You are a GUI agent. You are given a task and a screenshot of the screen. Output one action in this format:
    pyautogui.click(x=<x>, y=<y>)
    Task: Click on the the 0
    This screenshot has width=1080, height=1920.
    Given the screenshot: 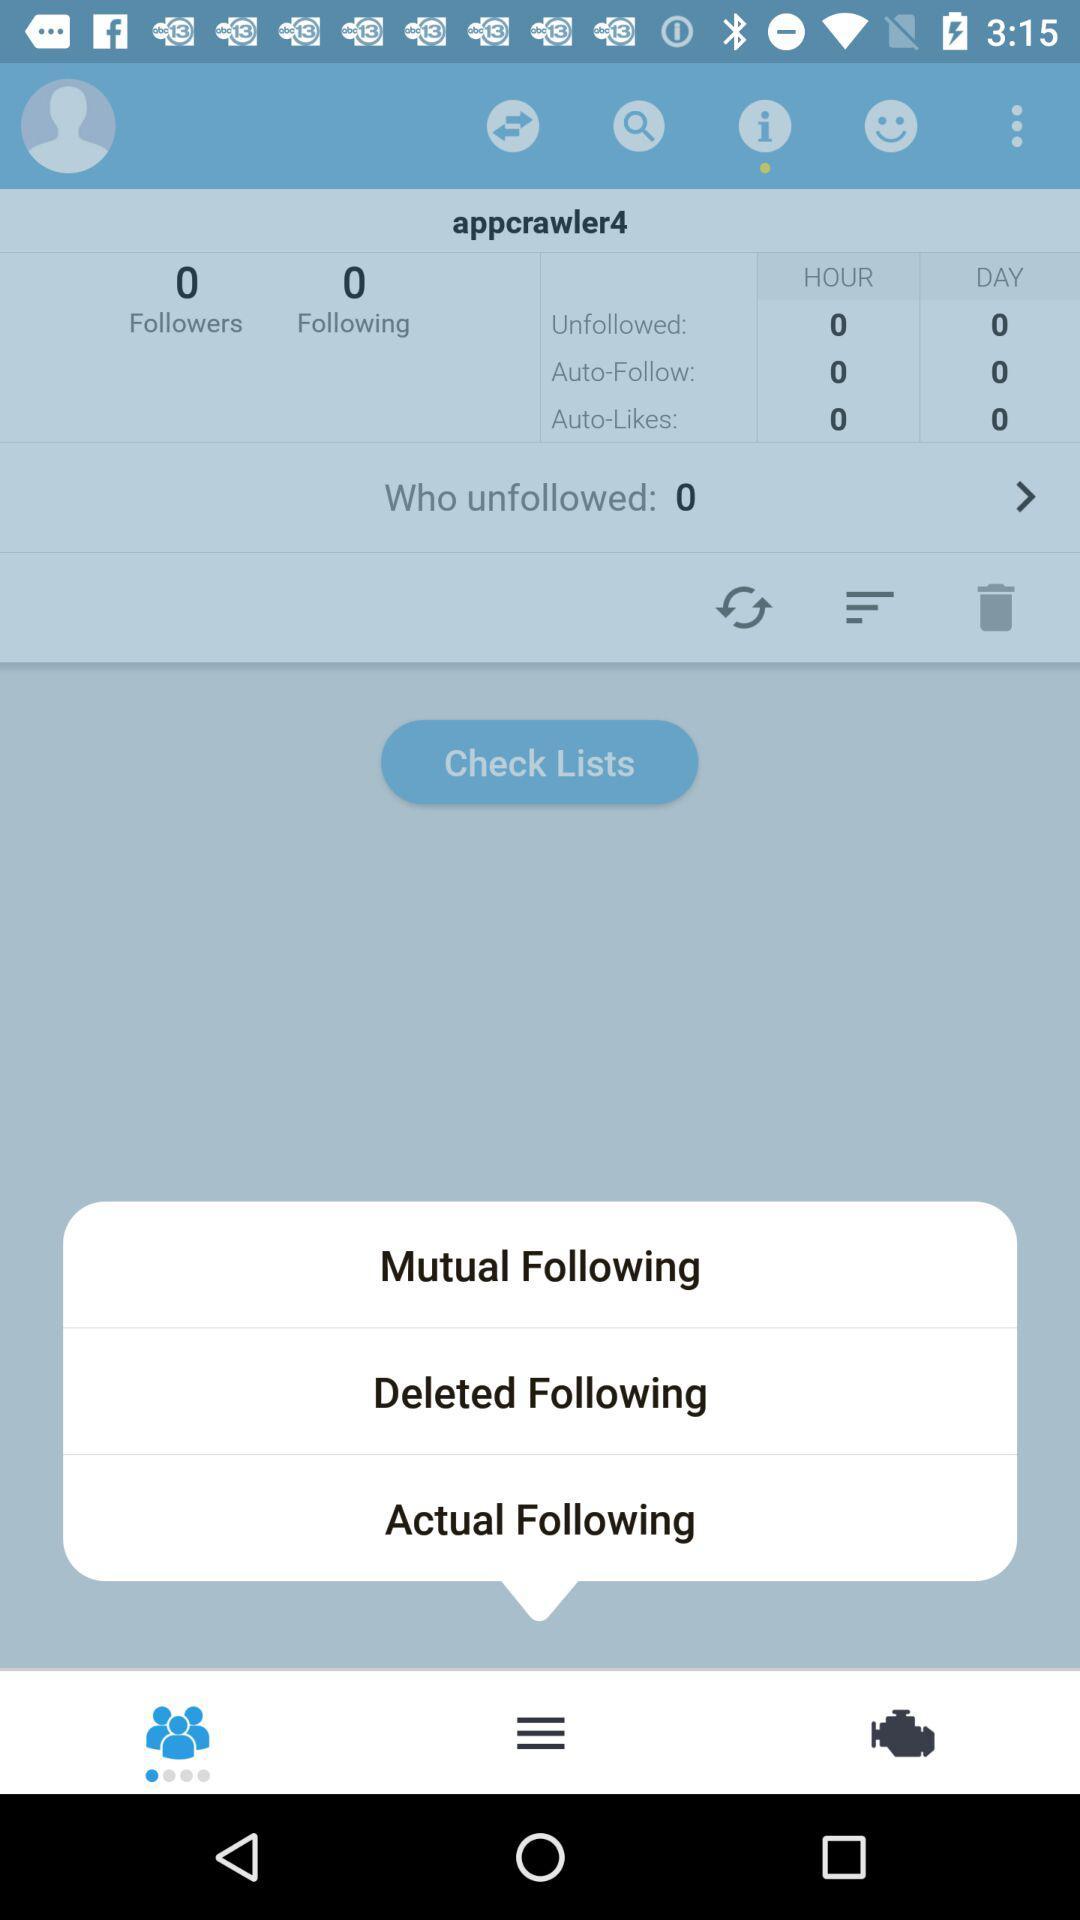 What is the action you would take?
    pyautogui.click(x=352, y=295)
    